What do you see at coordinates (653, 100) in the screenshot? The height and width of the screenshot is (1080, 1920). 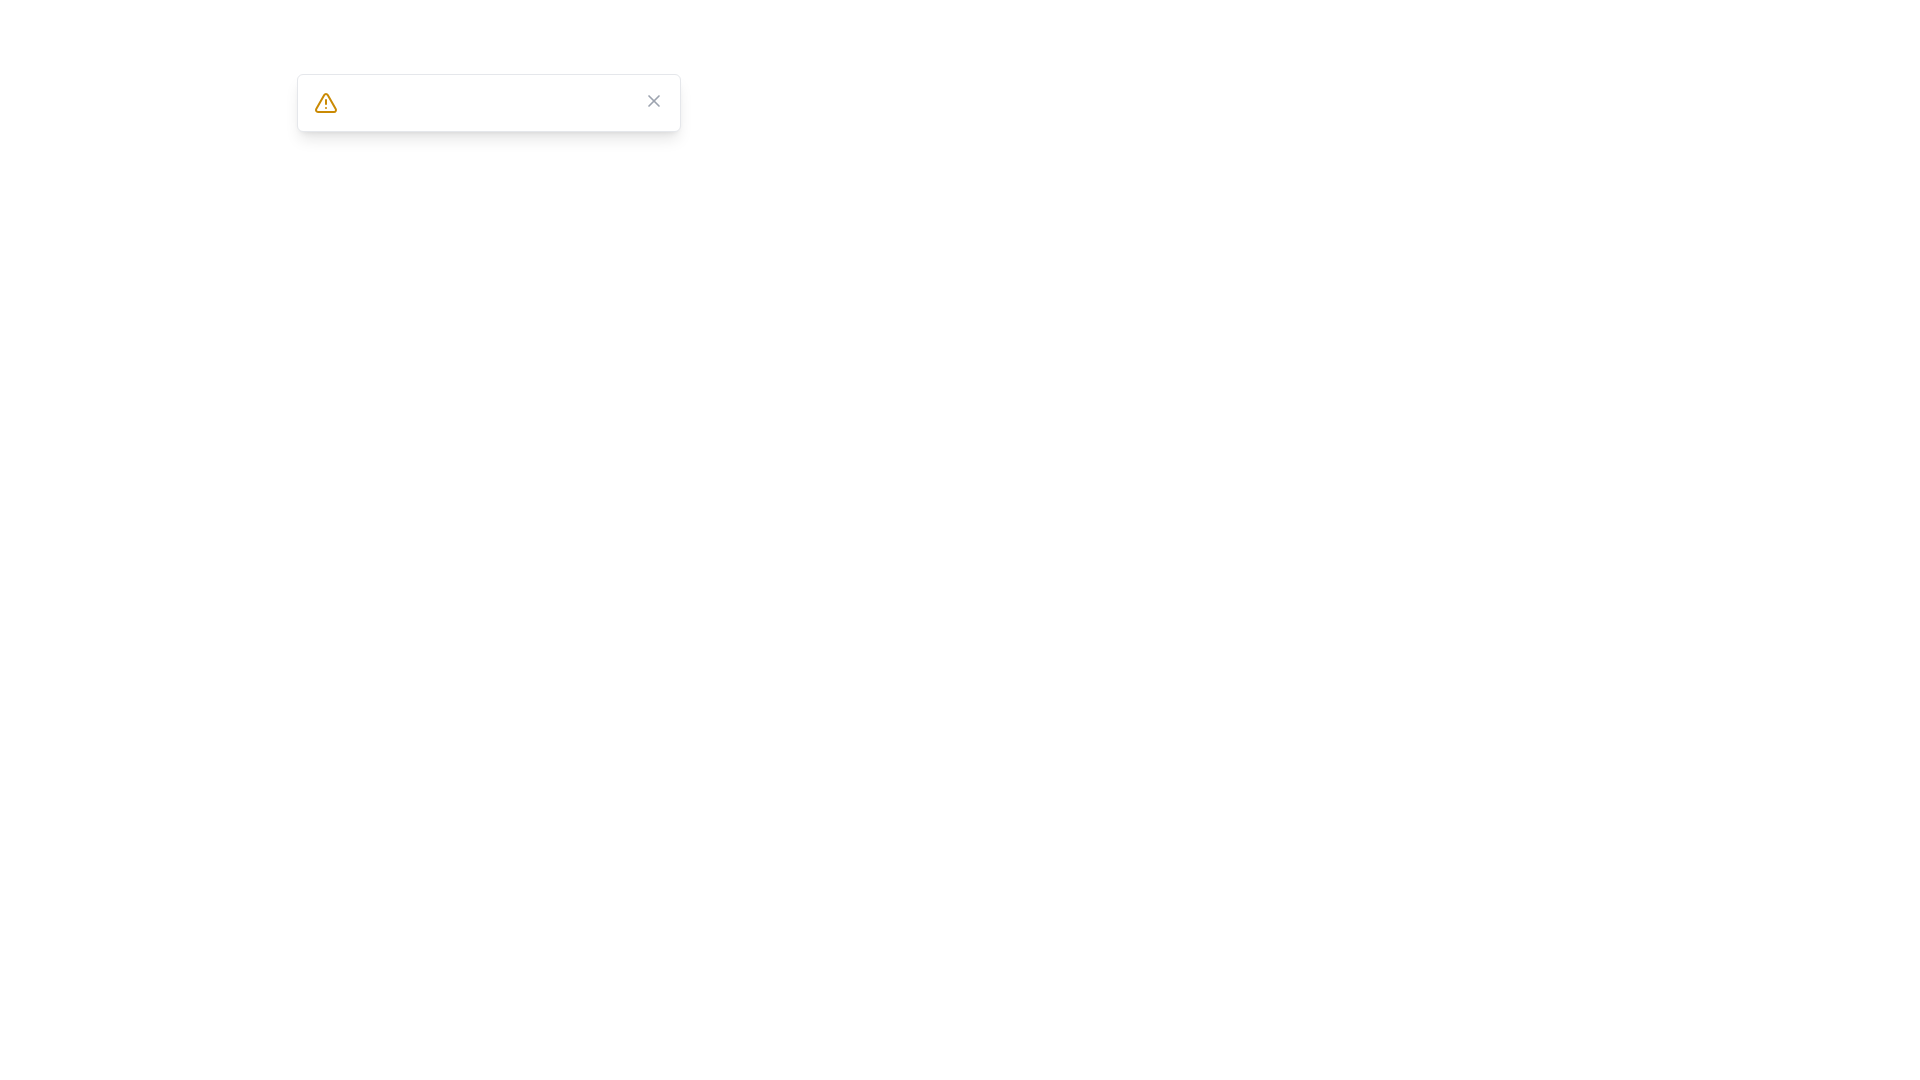 I see `the small red 'X' icon located on the far right of the white interface panel, which is situated next to a yellow warning triangle` at bounding box center [653, 100].